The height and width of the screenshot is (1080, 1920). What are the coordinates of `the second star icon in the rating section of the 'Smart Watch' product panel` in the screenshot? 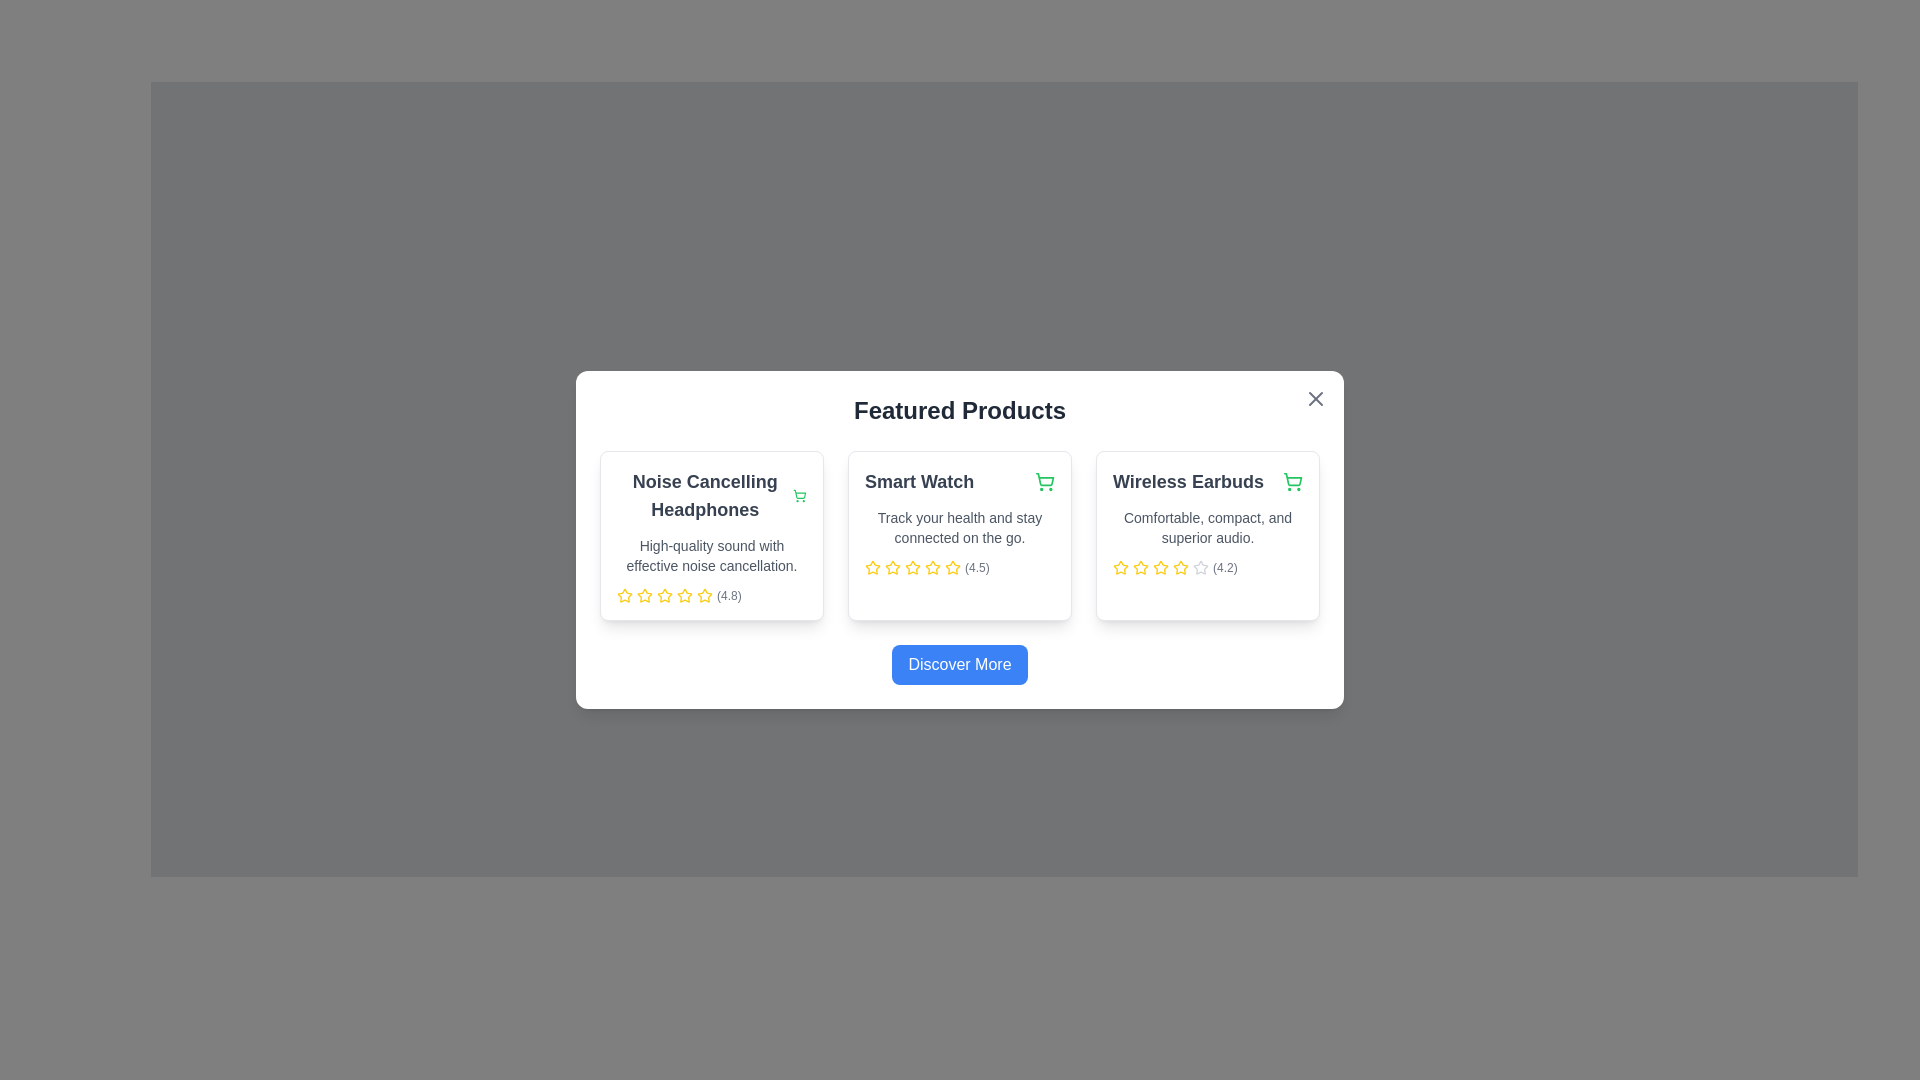 It's located at (891, 567).